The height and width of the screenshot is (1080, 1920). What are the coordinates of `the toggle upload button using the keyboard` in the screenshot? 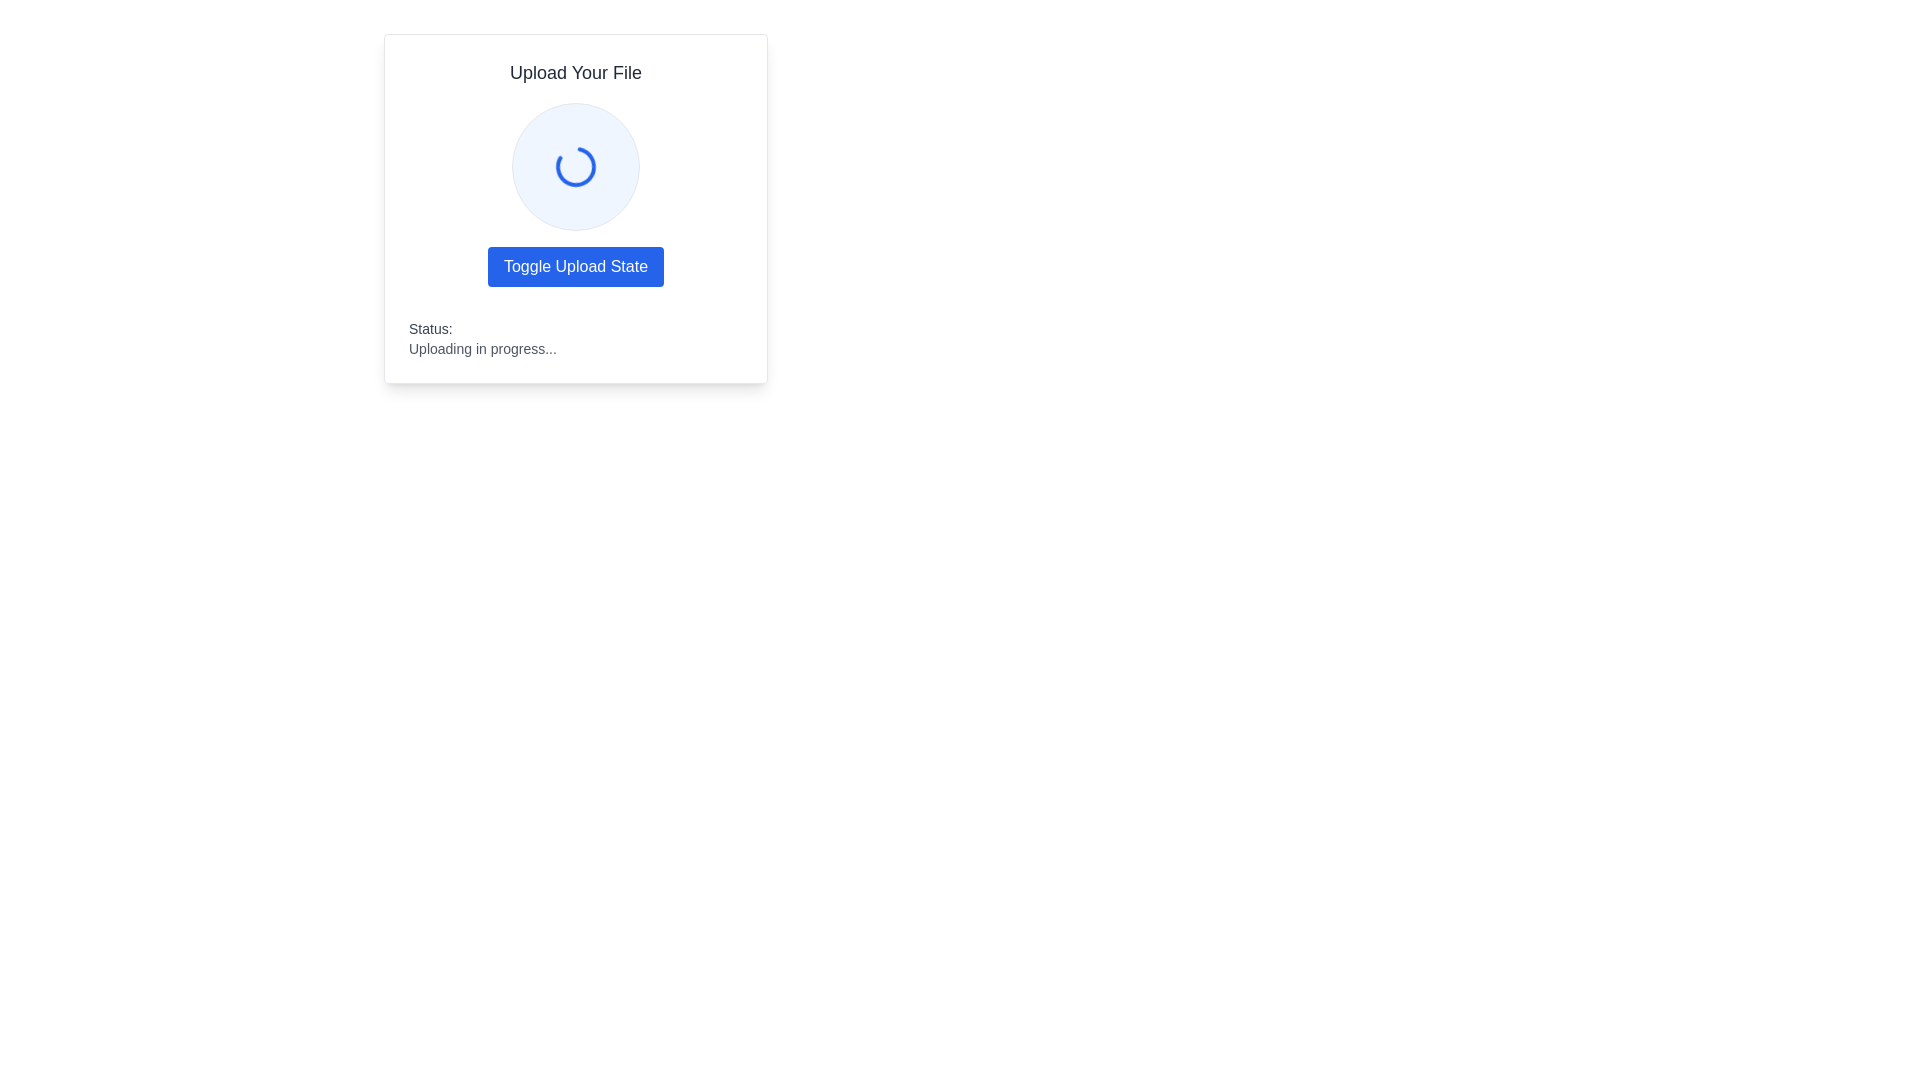 It's located at (575, 265).